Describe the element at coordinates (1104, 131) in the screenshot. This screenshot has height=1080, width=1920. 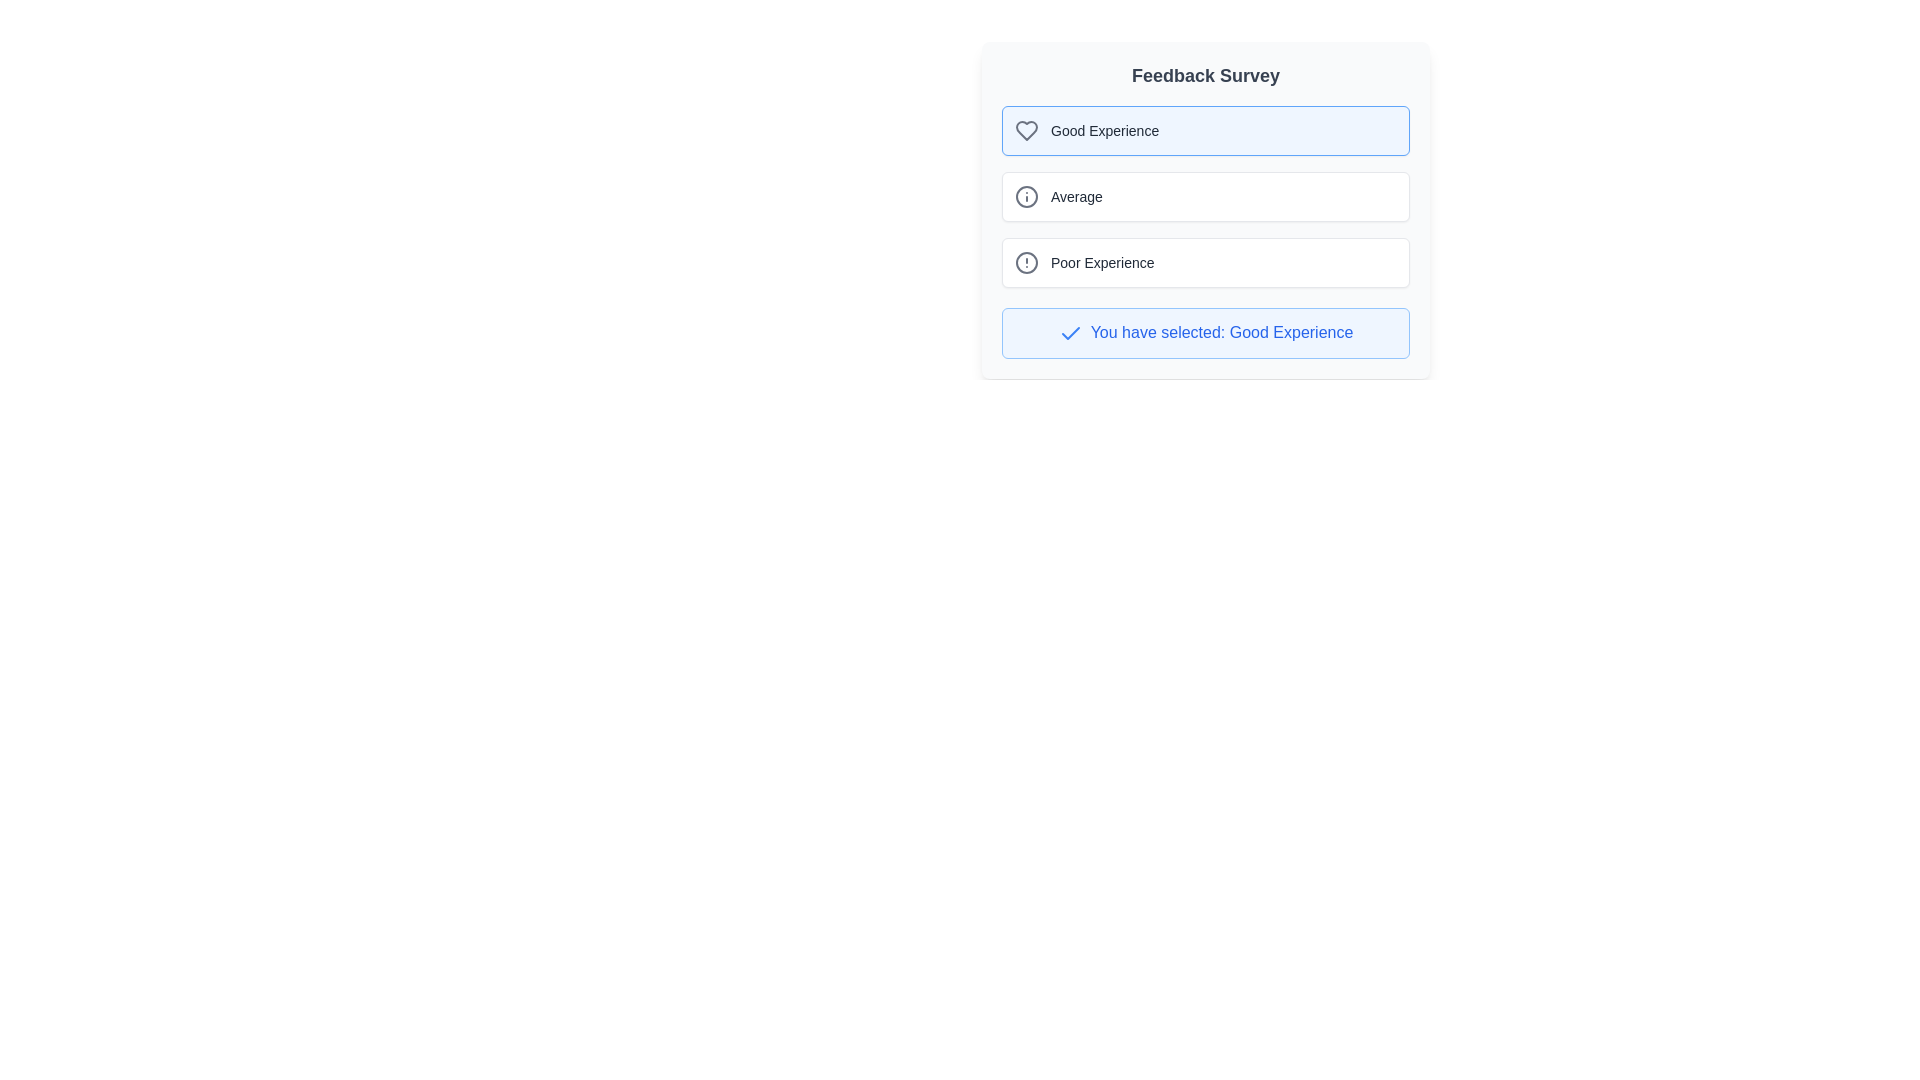
I see `the text label that describes one of the feedback options in the survey form, positioned to the right of a heart-shaped icon` at that location.